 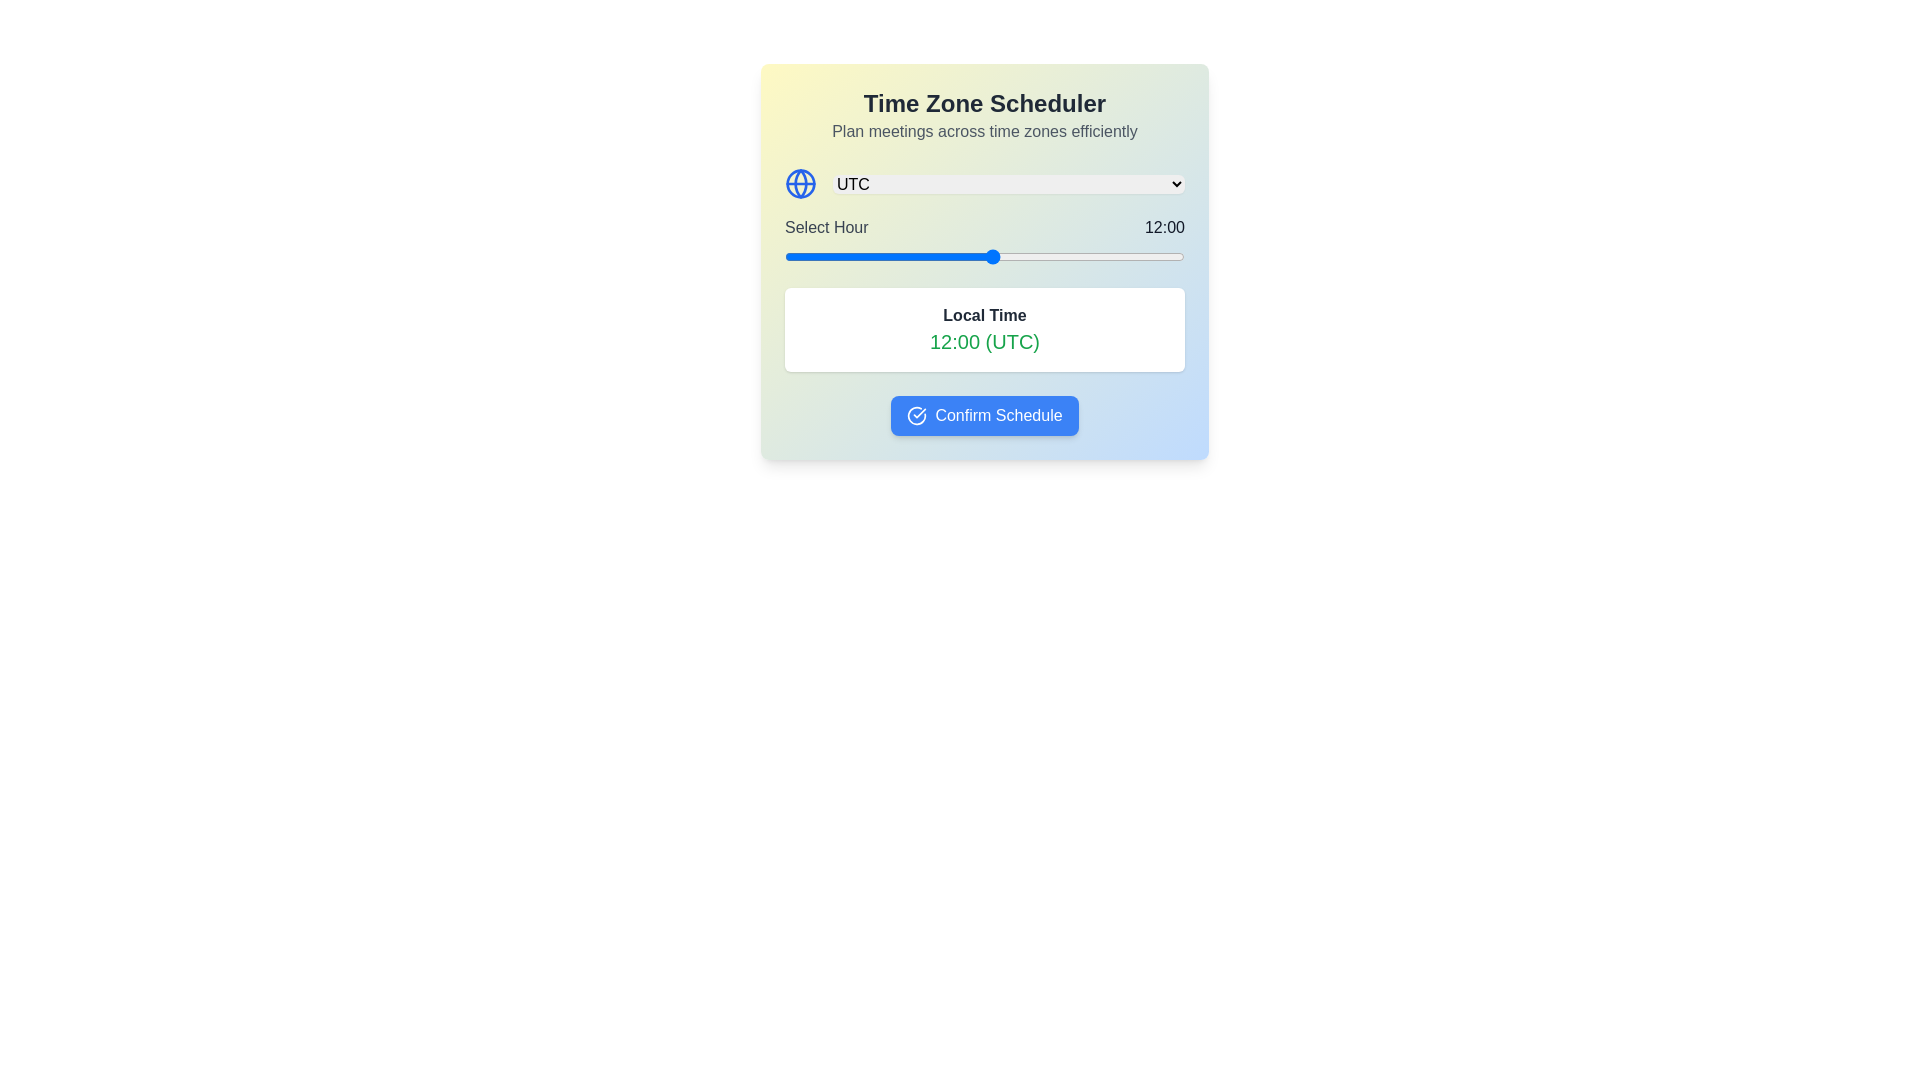 What do you see at coordinates (993, 256) in the screenshot?
I see `the hour` at bounding box center [993, 256].